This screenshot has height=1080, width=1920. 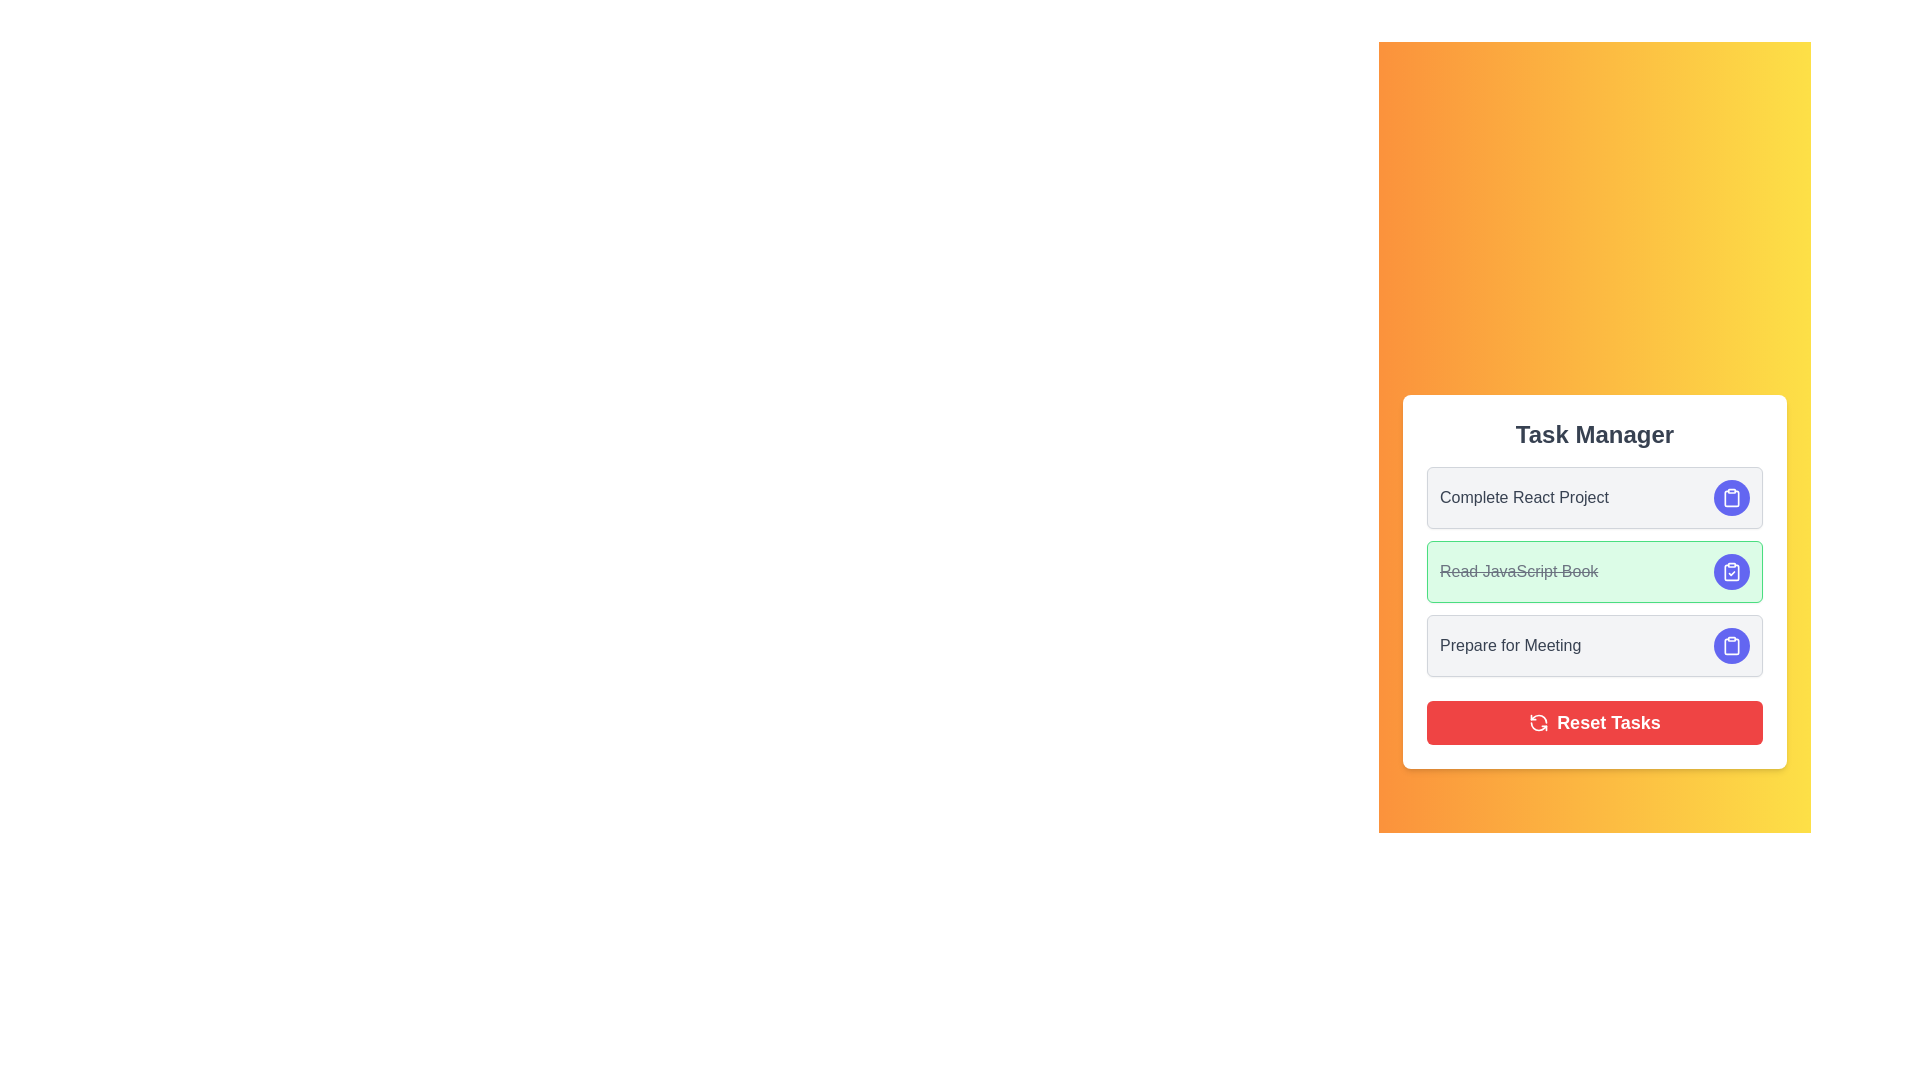 I want to click on the text label representing the task item 'Complete React Project' located in the 'Task Manager' section, positioned to the left of the corresponding icon button in the first task row, so click(x=1523, y=496).